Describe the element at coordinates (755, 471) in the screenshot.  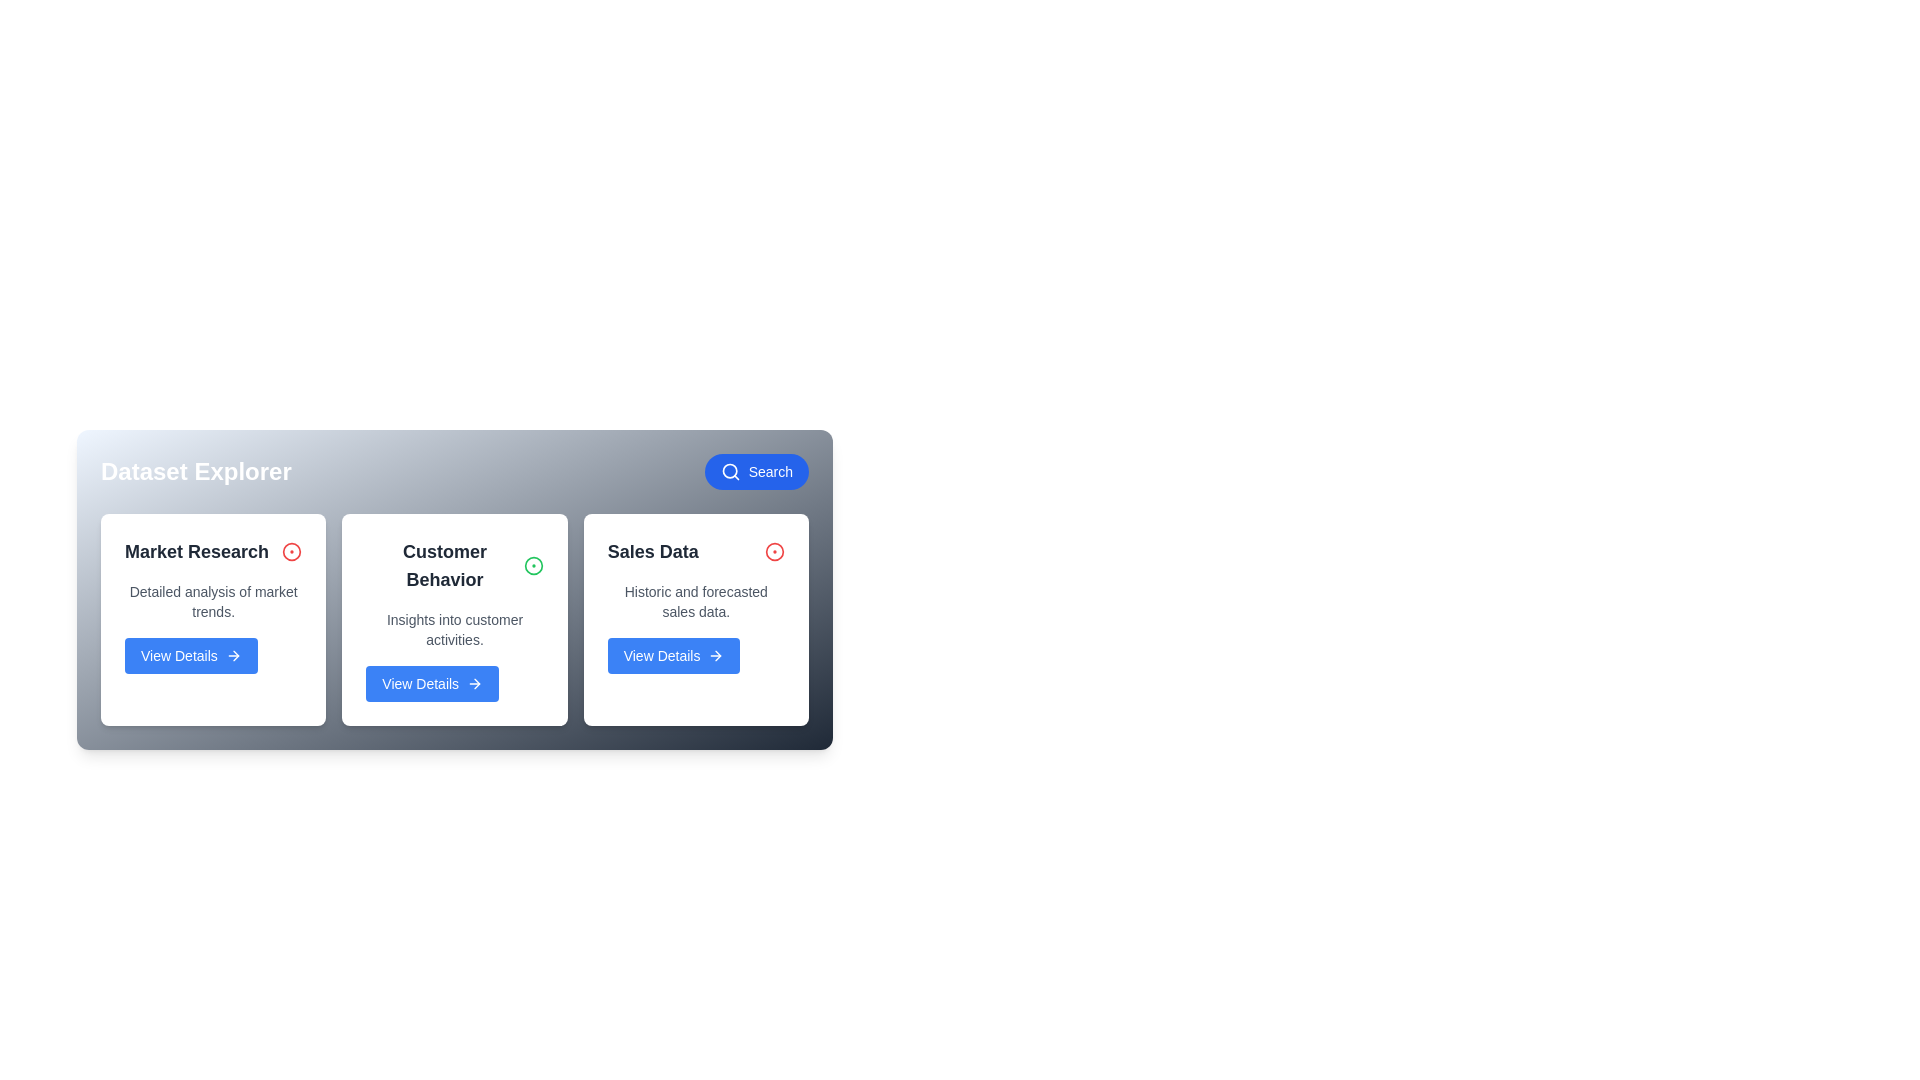
I see `the 'Search' button to initiate the search action` at that location.